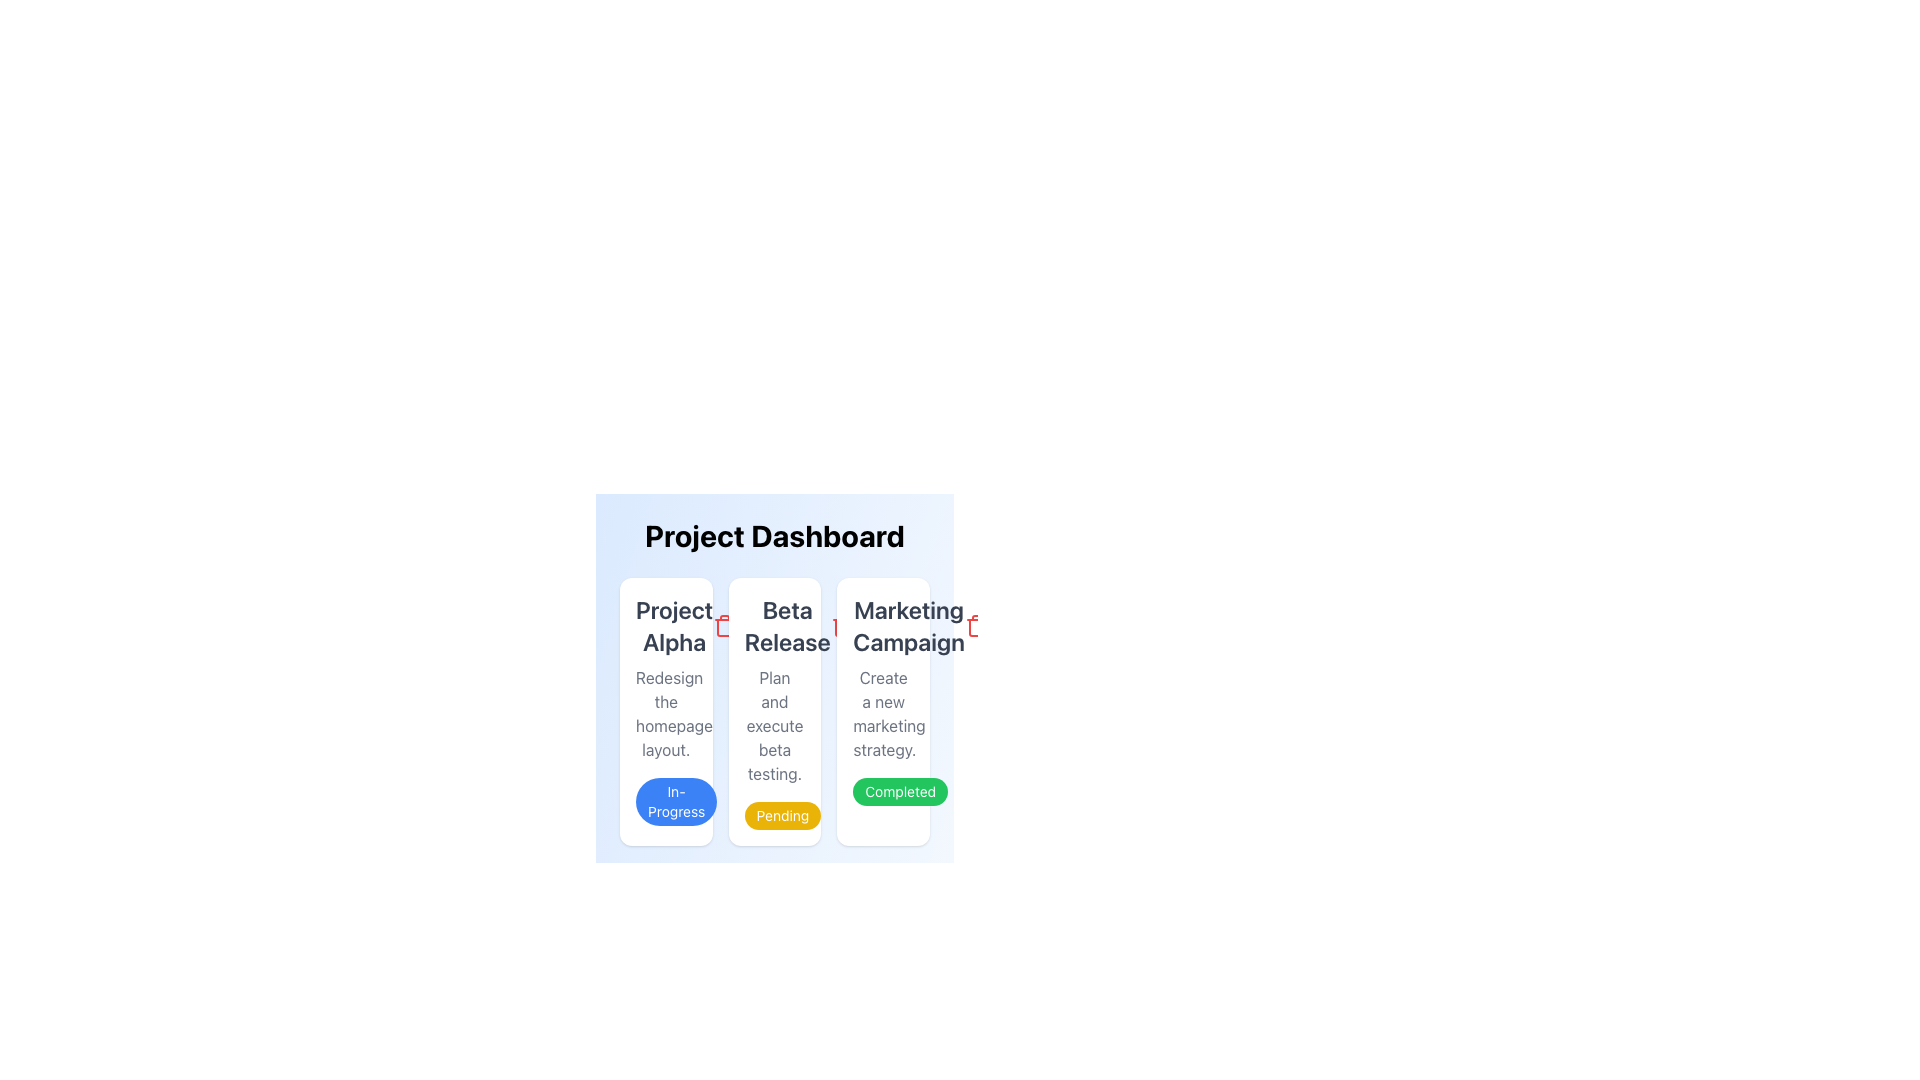  I want to click on the text label identifying the 'Beta Release' card panel, which is positioned at the top of the second card in a grid layout, so click(773, 624).